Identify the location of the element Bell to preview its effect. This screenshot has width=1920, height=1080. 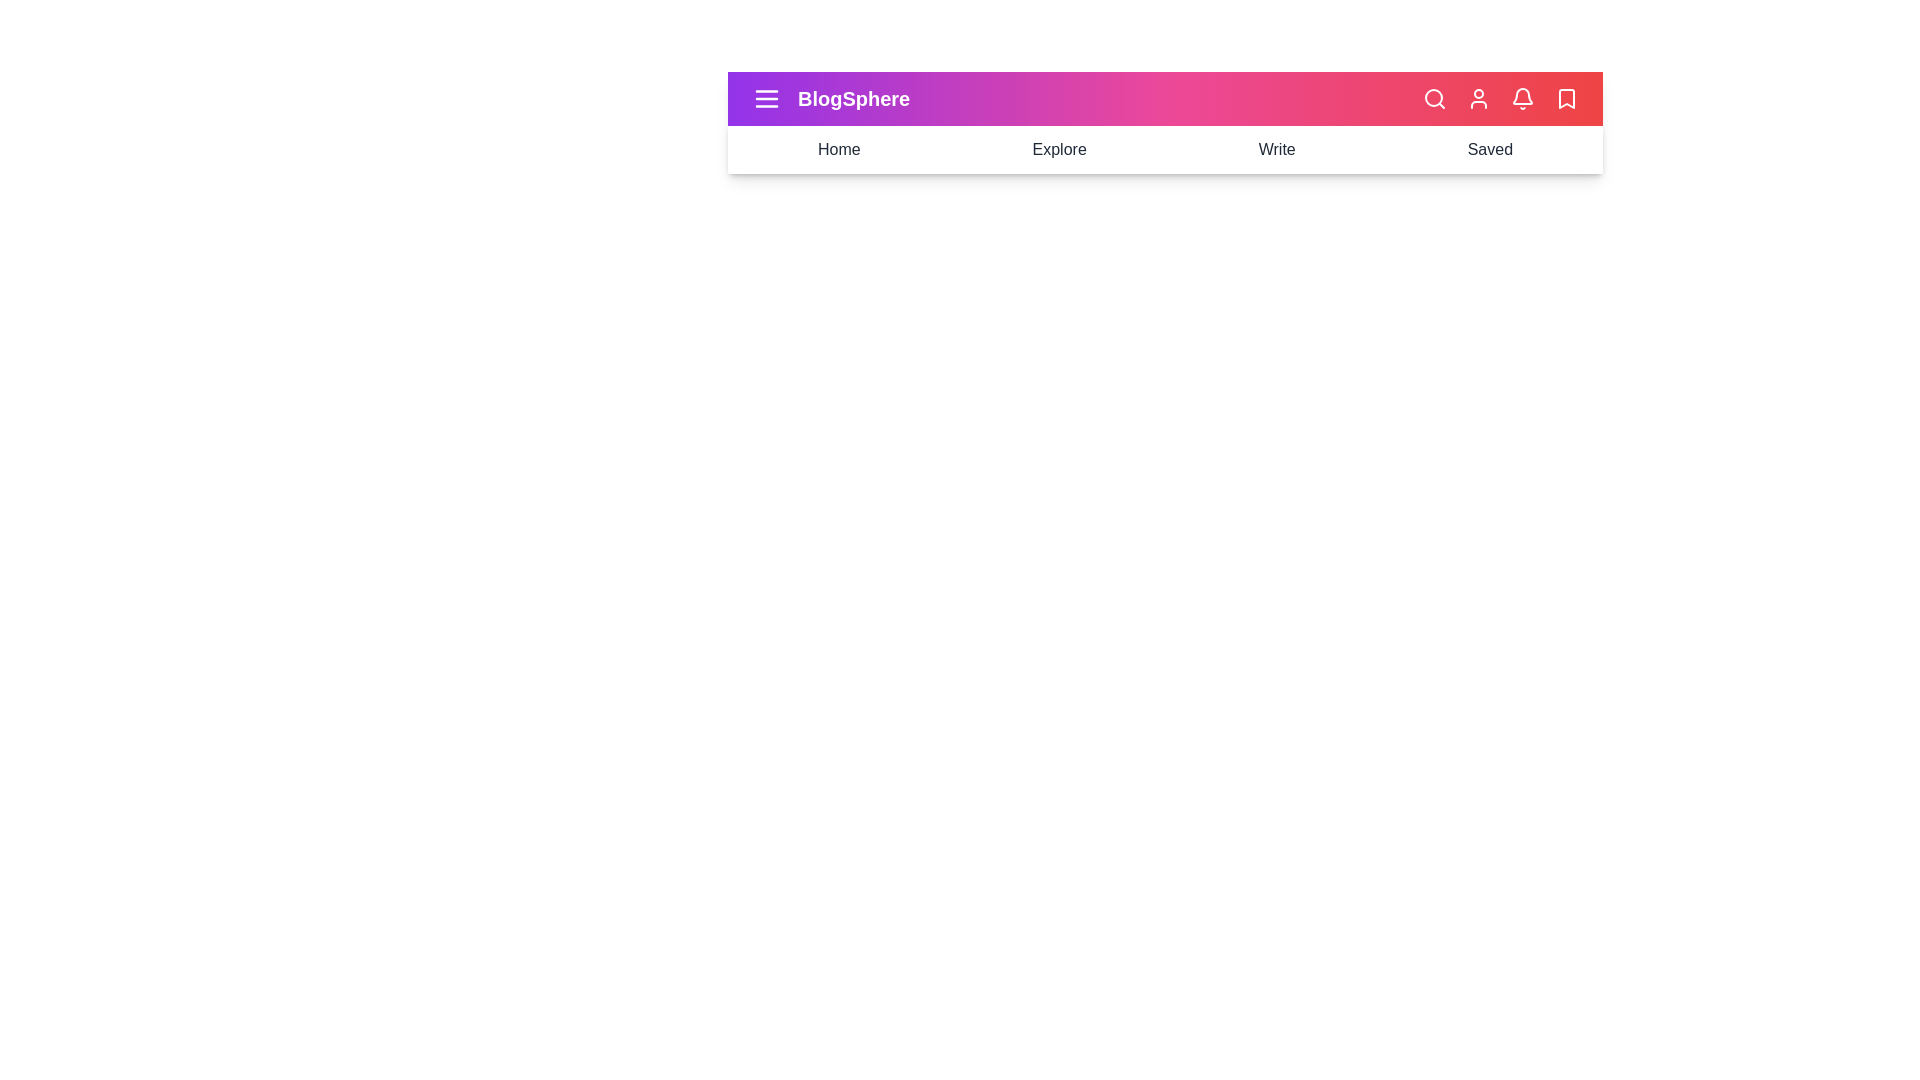
(1521, 99).